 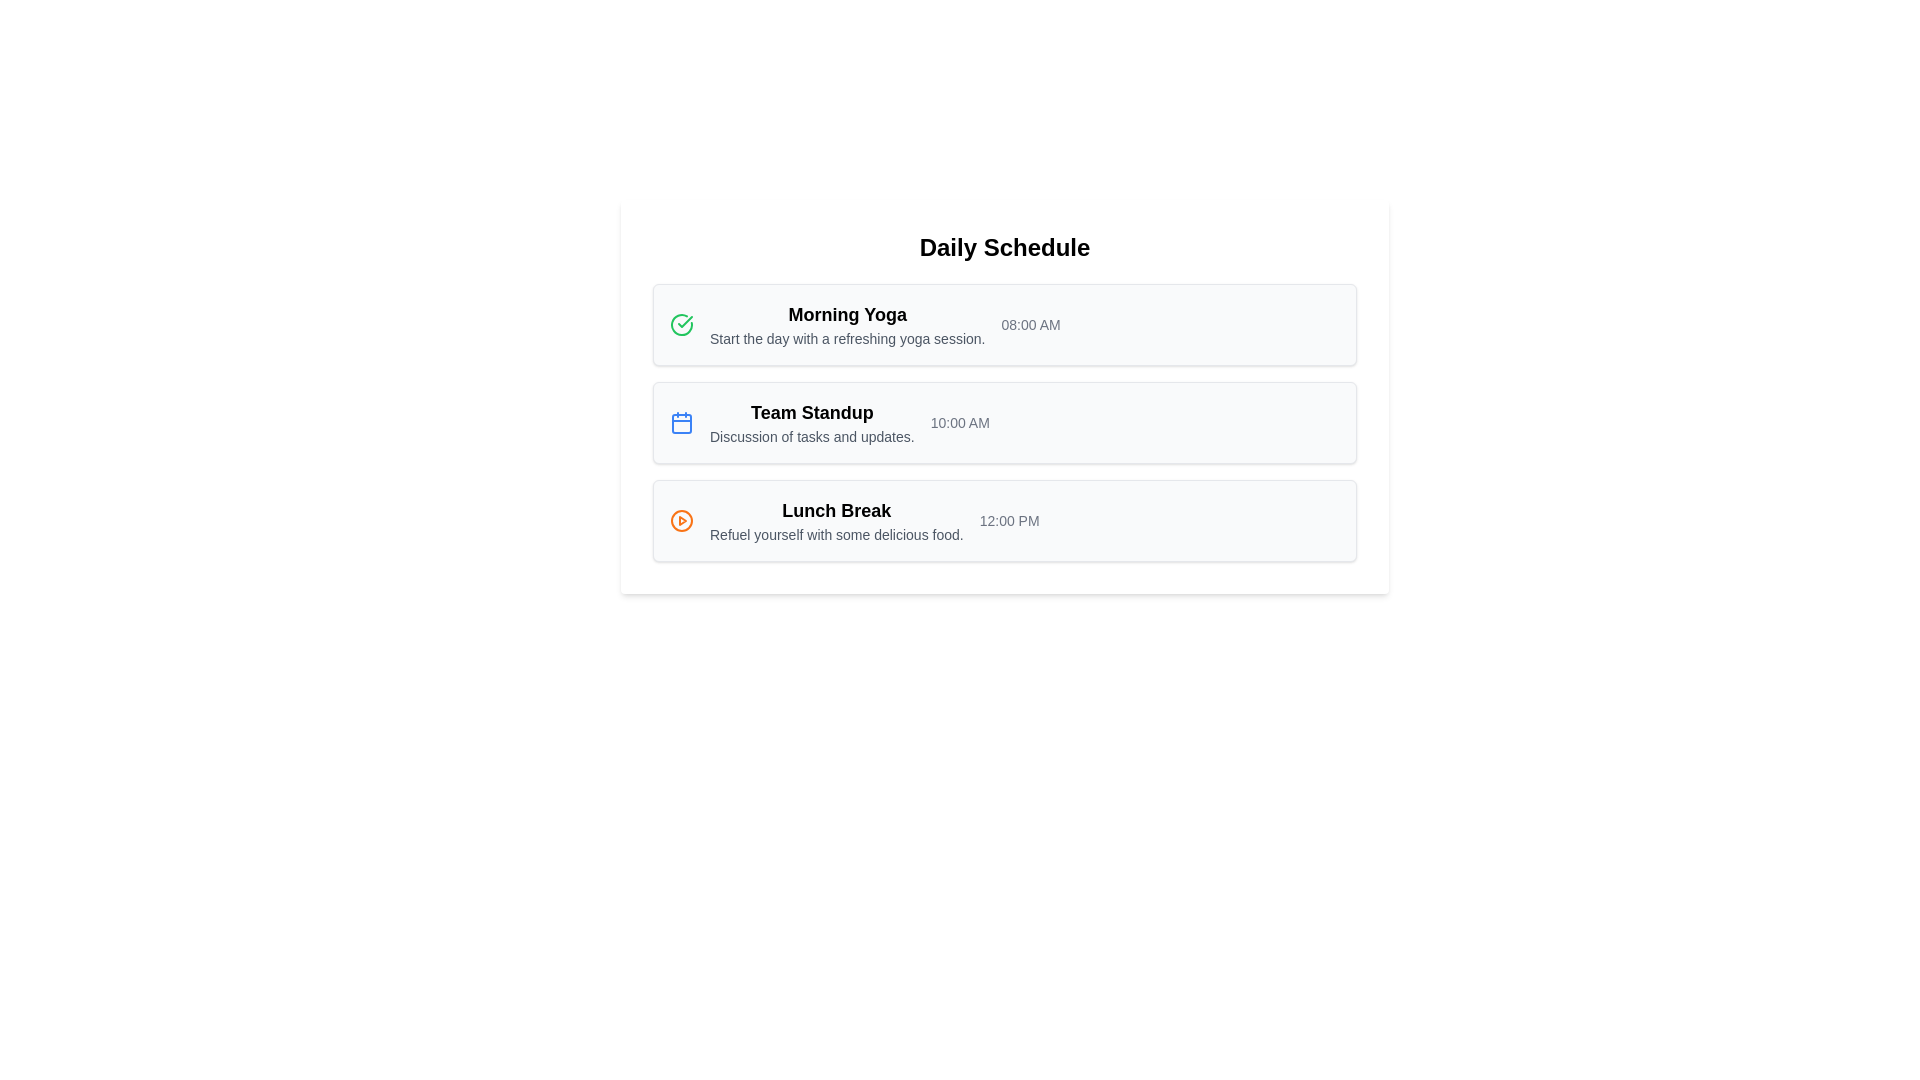 I want to click on the Text Block containing 'Lunch Break', so click(x=836, y=519).